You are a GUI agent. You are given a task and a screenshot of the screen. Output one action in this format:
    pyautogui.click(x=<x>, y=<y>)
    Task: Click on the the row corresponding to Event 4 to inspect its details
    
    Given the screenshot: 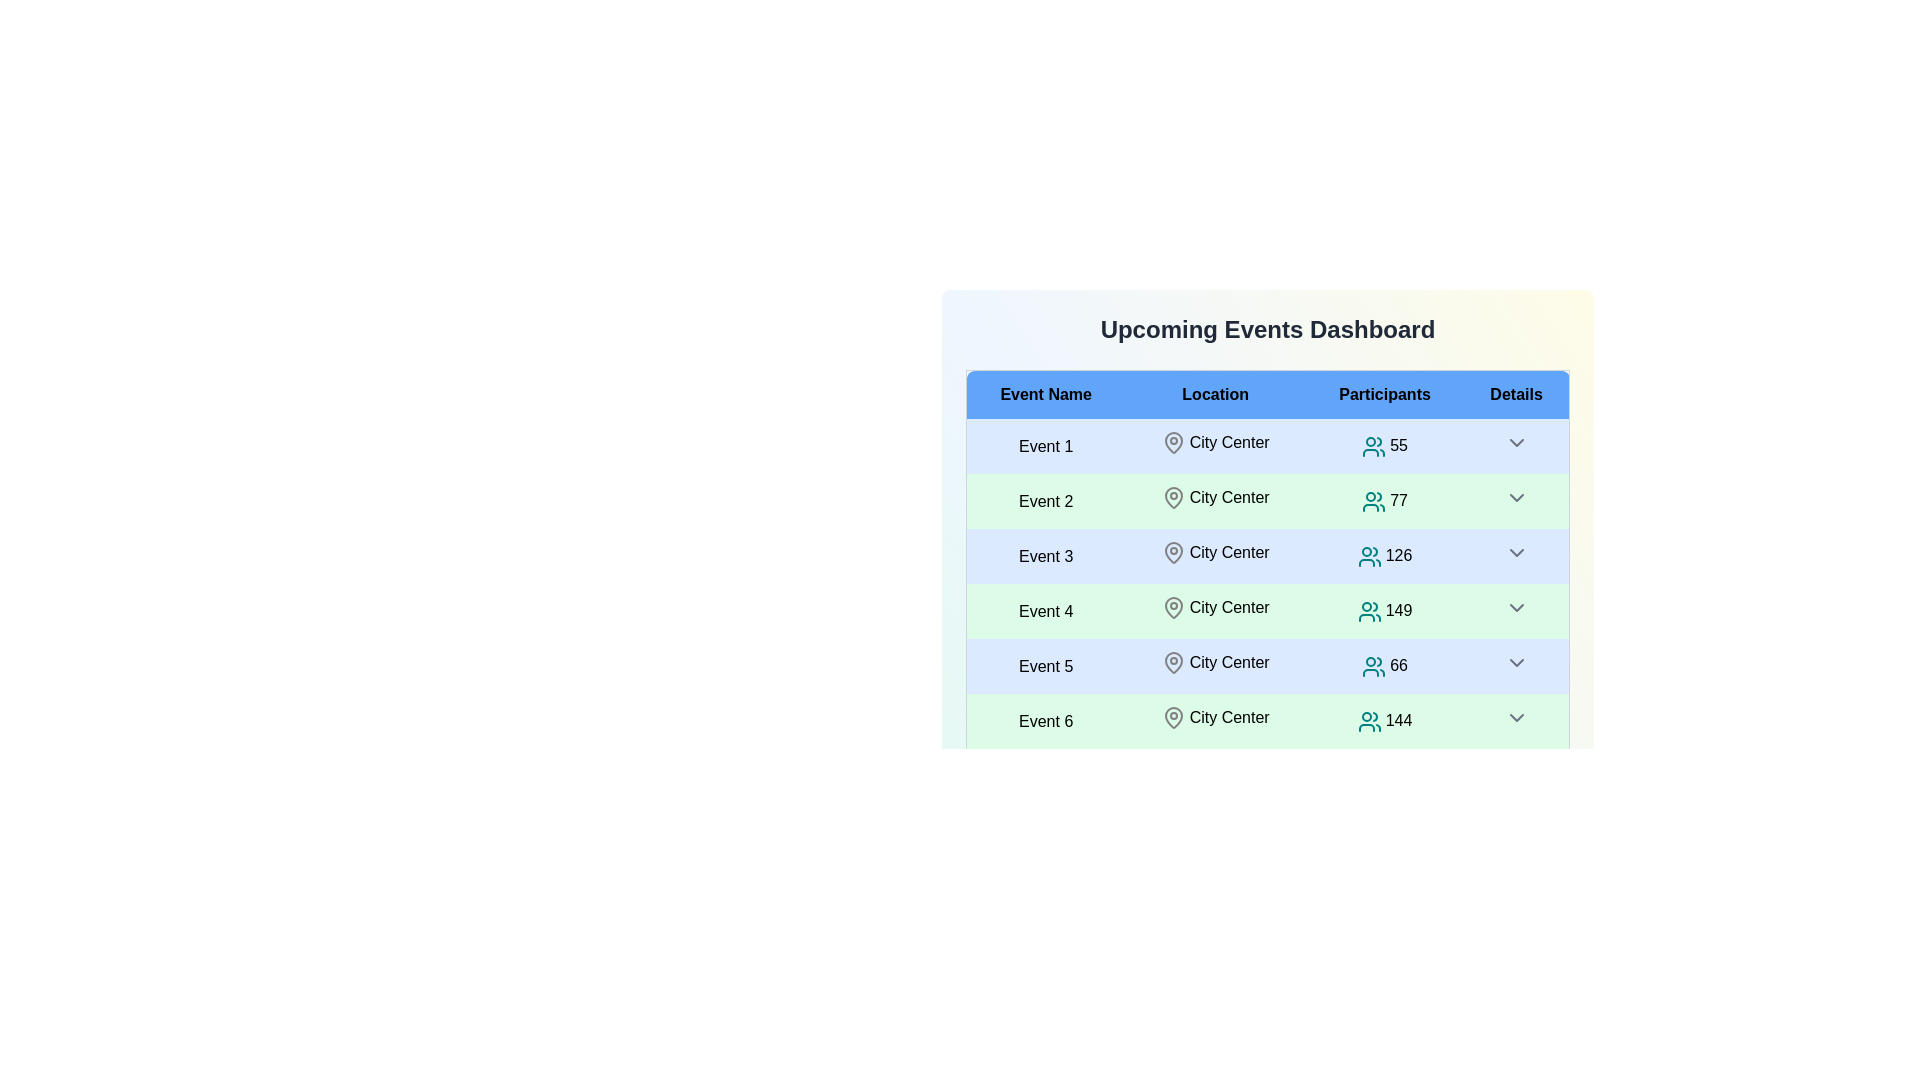 What is the action you would take?
    pyautogui.click(x=1045, y=610)
    